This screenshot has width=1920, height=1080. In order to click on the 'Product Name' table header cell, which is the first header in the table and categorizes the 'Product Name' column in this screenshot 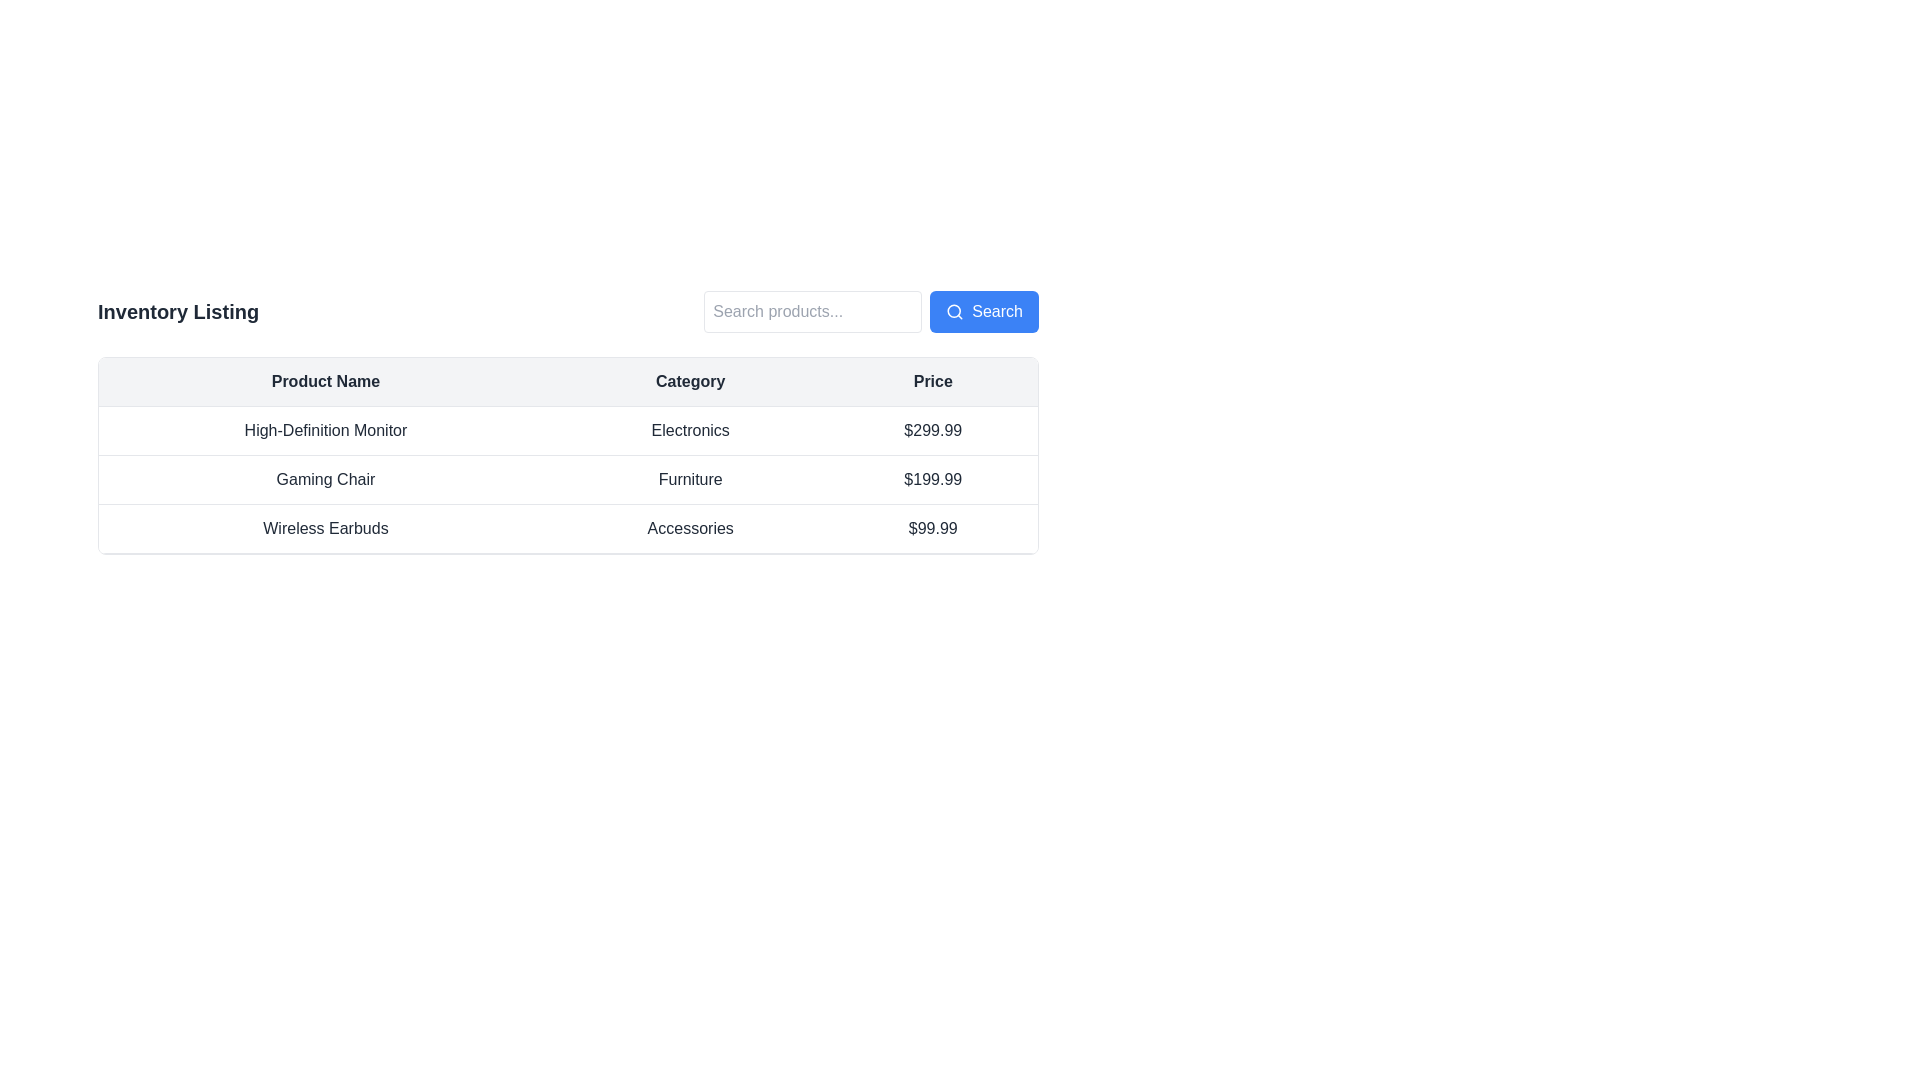, I will do `click(326, 382)`.